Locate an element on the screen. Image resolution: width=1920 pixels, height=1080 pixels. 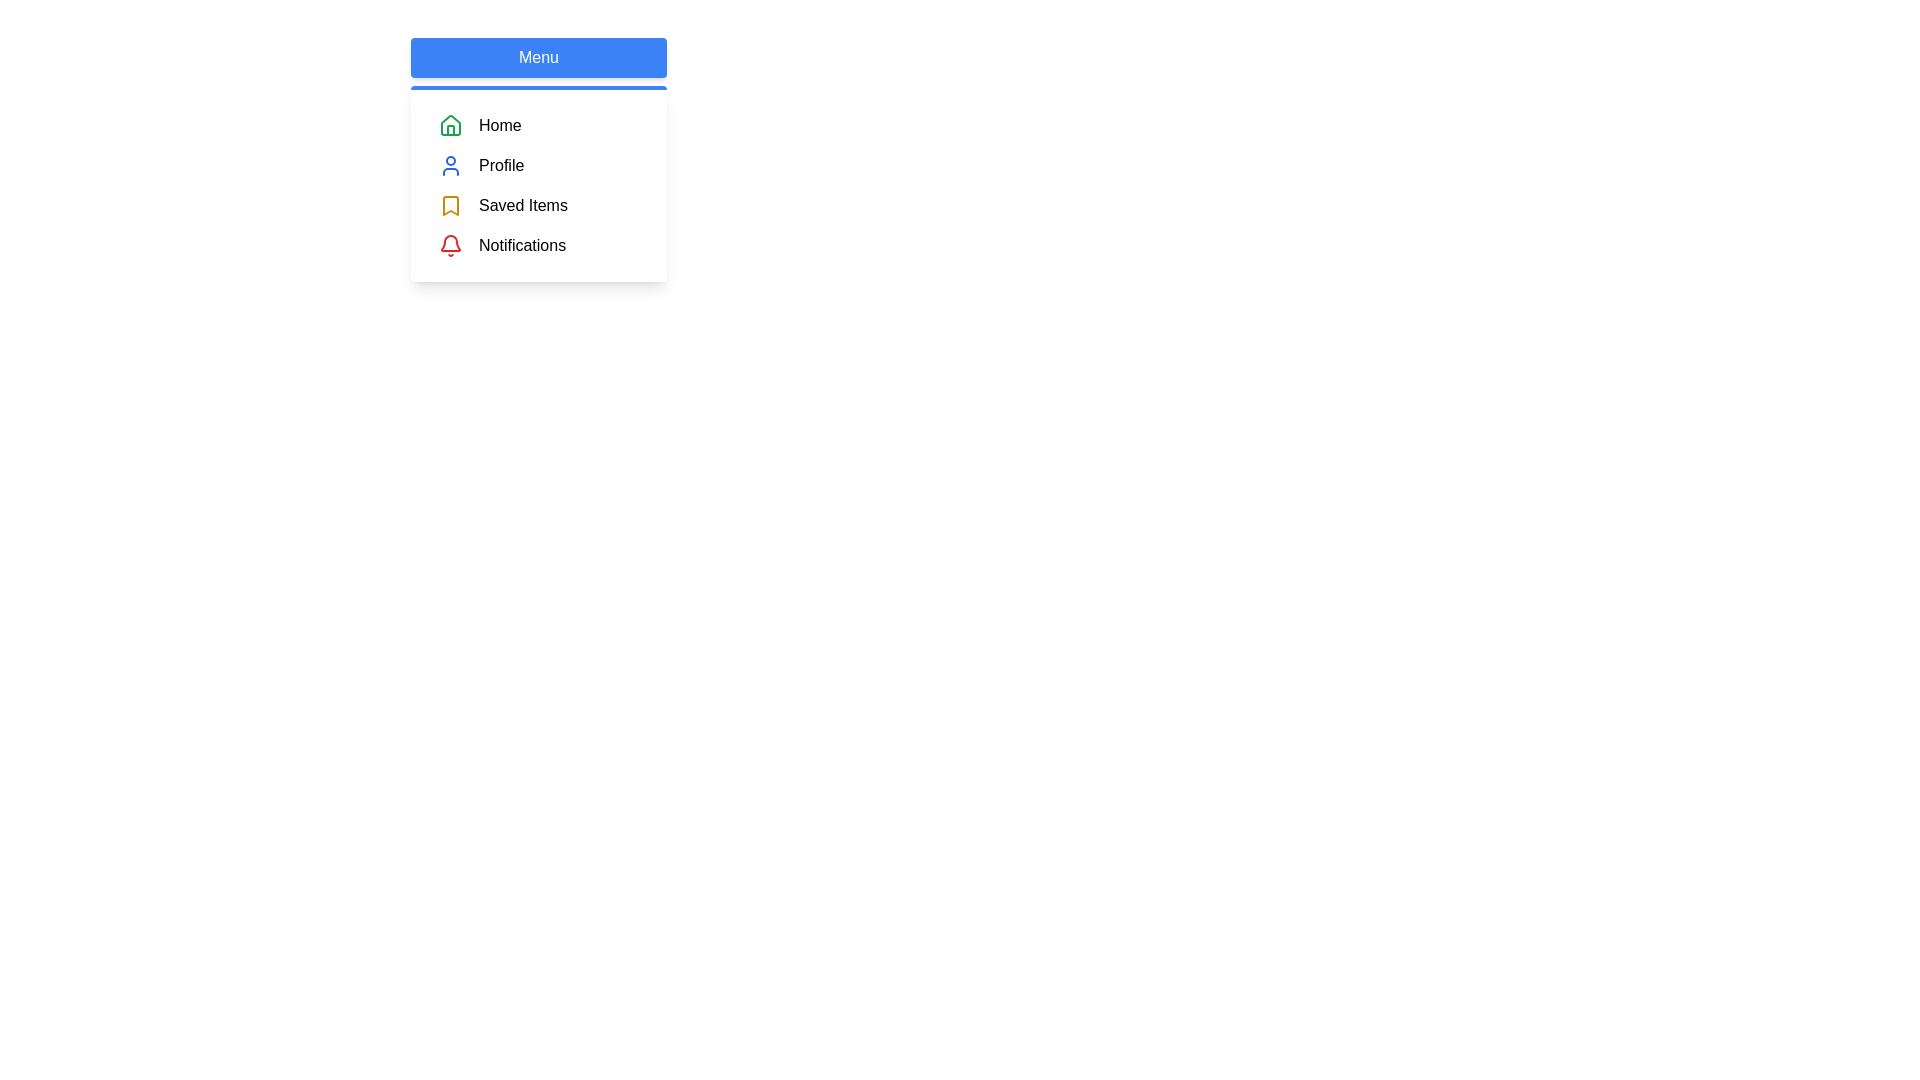
the menu item corresponding to Home is located at coordinates (437, 126).